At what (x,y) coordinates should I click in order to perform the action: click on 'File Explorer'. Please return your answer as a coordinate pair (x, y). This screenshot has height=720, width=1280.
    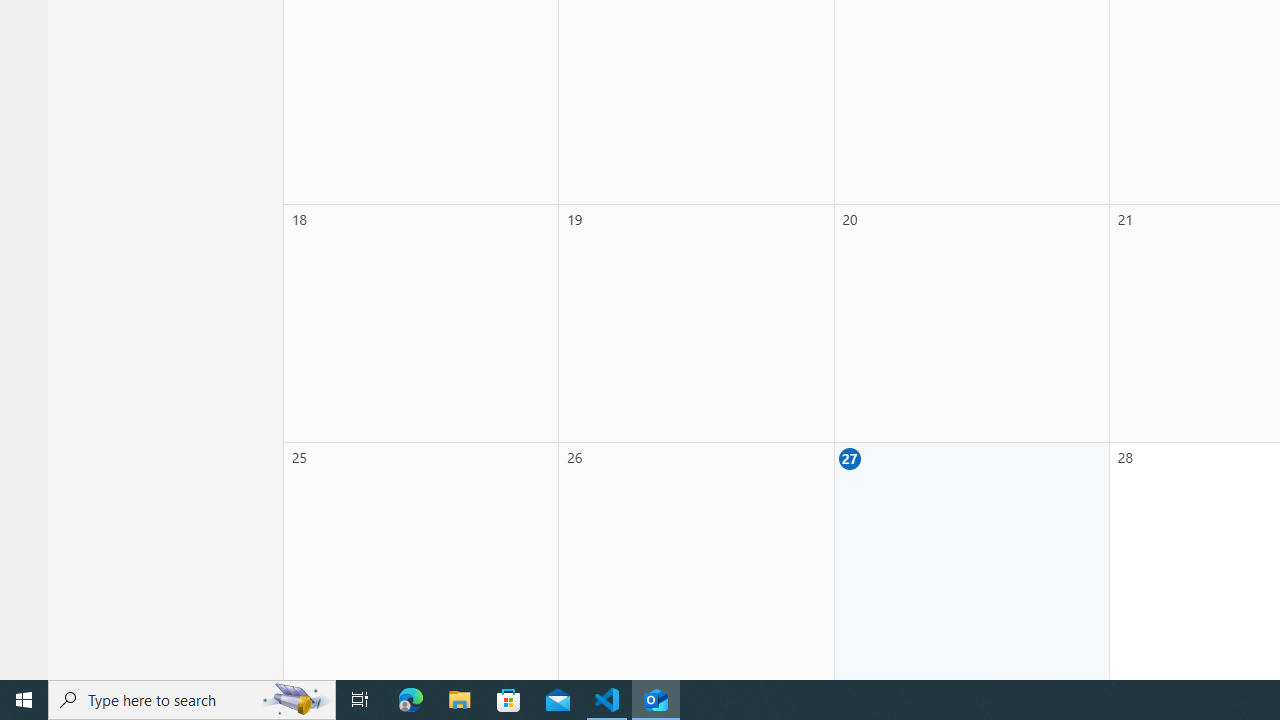
    Looking at the image, I should click on (459, 698).